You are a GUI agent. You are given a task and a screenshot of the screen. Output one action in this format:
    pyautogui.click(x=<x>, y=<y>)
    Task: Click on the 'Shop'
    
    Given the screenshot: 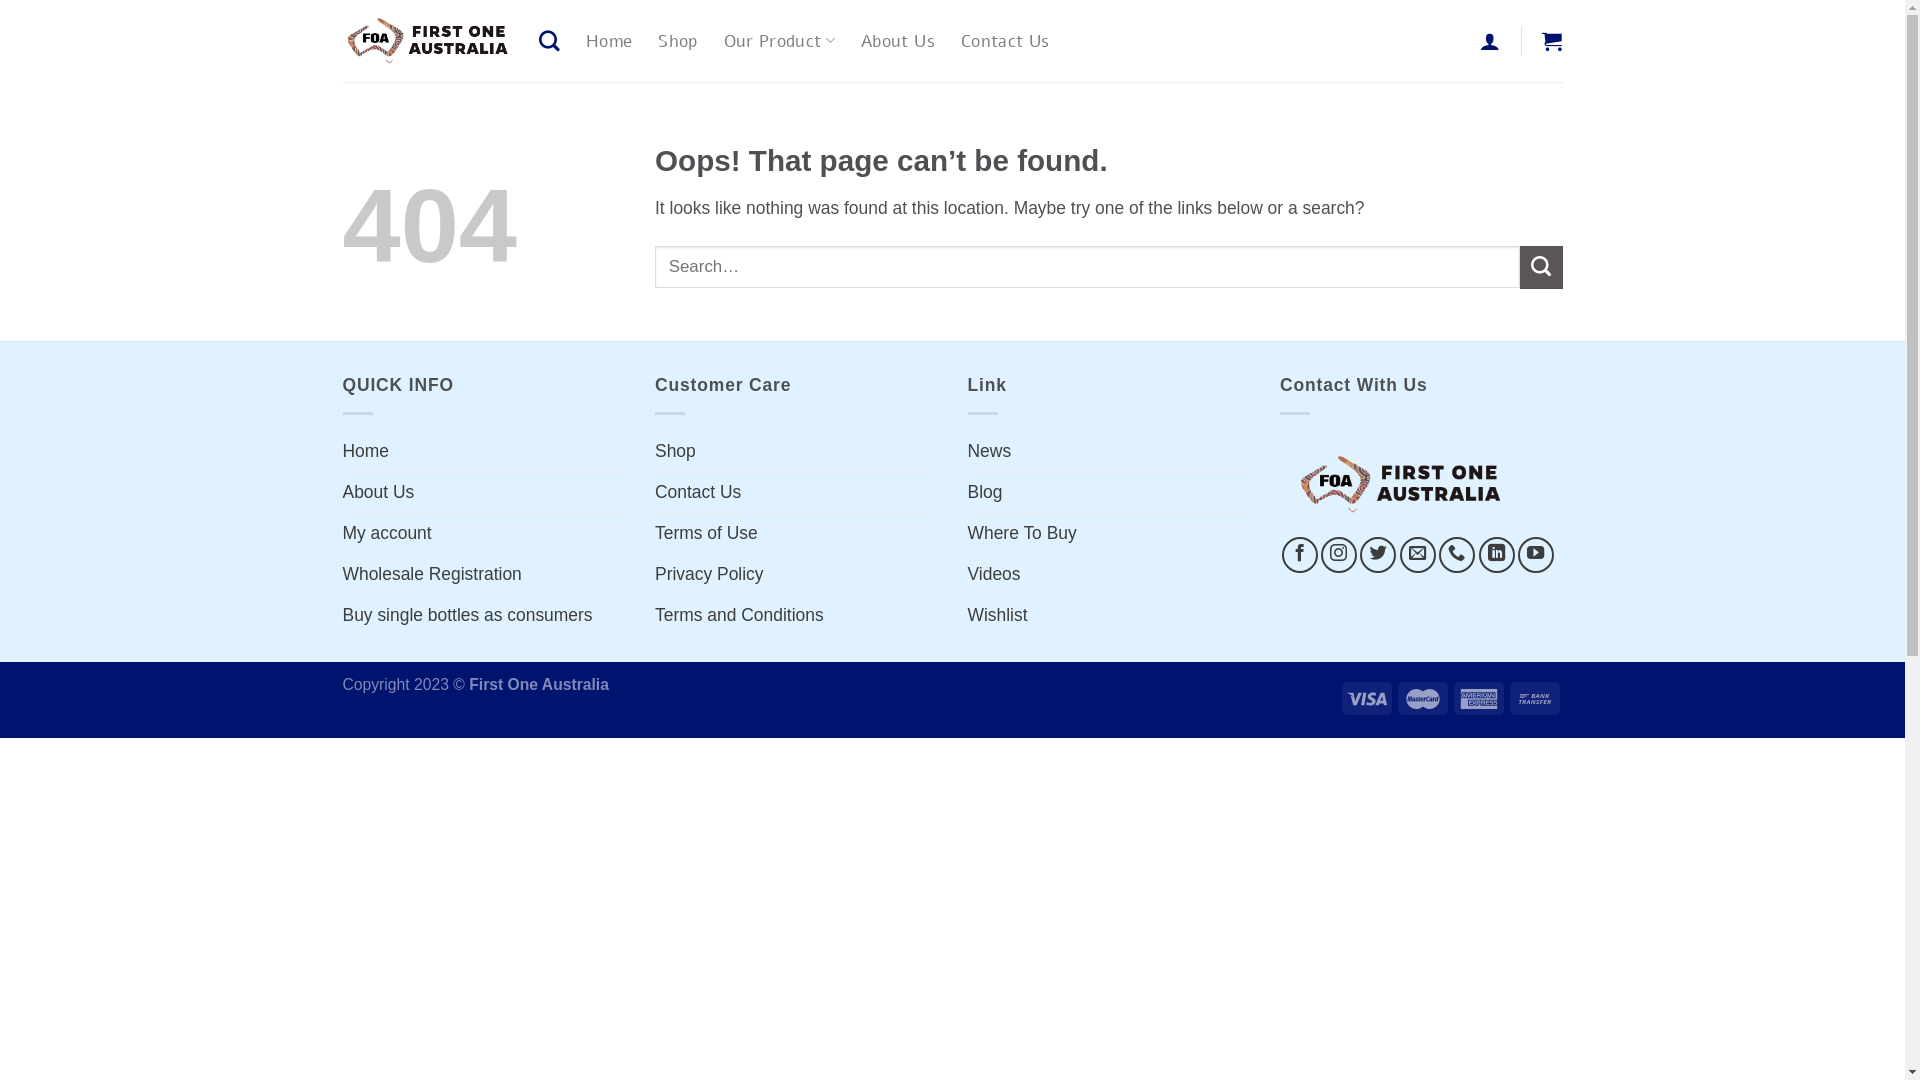 What is the action you would take?
    pyautogui.click(x=677, y=41)
    